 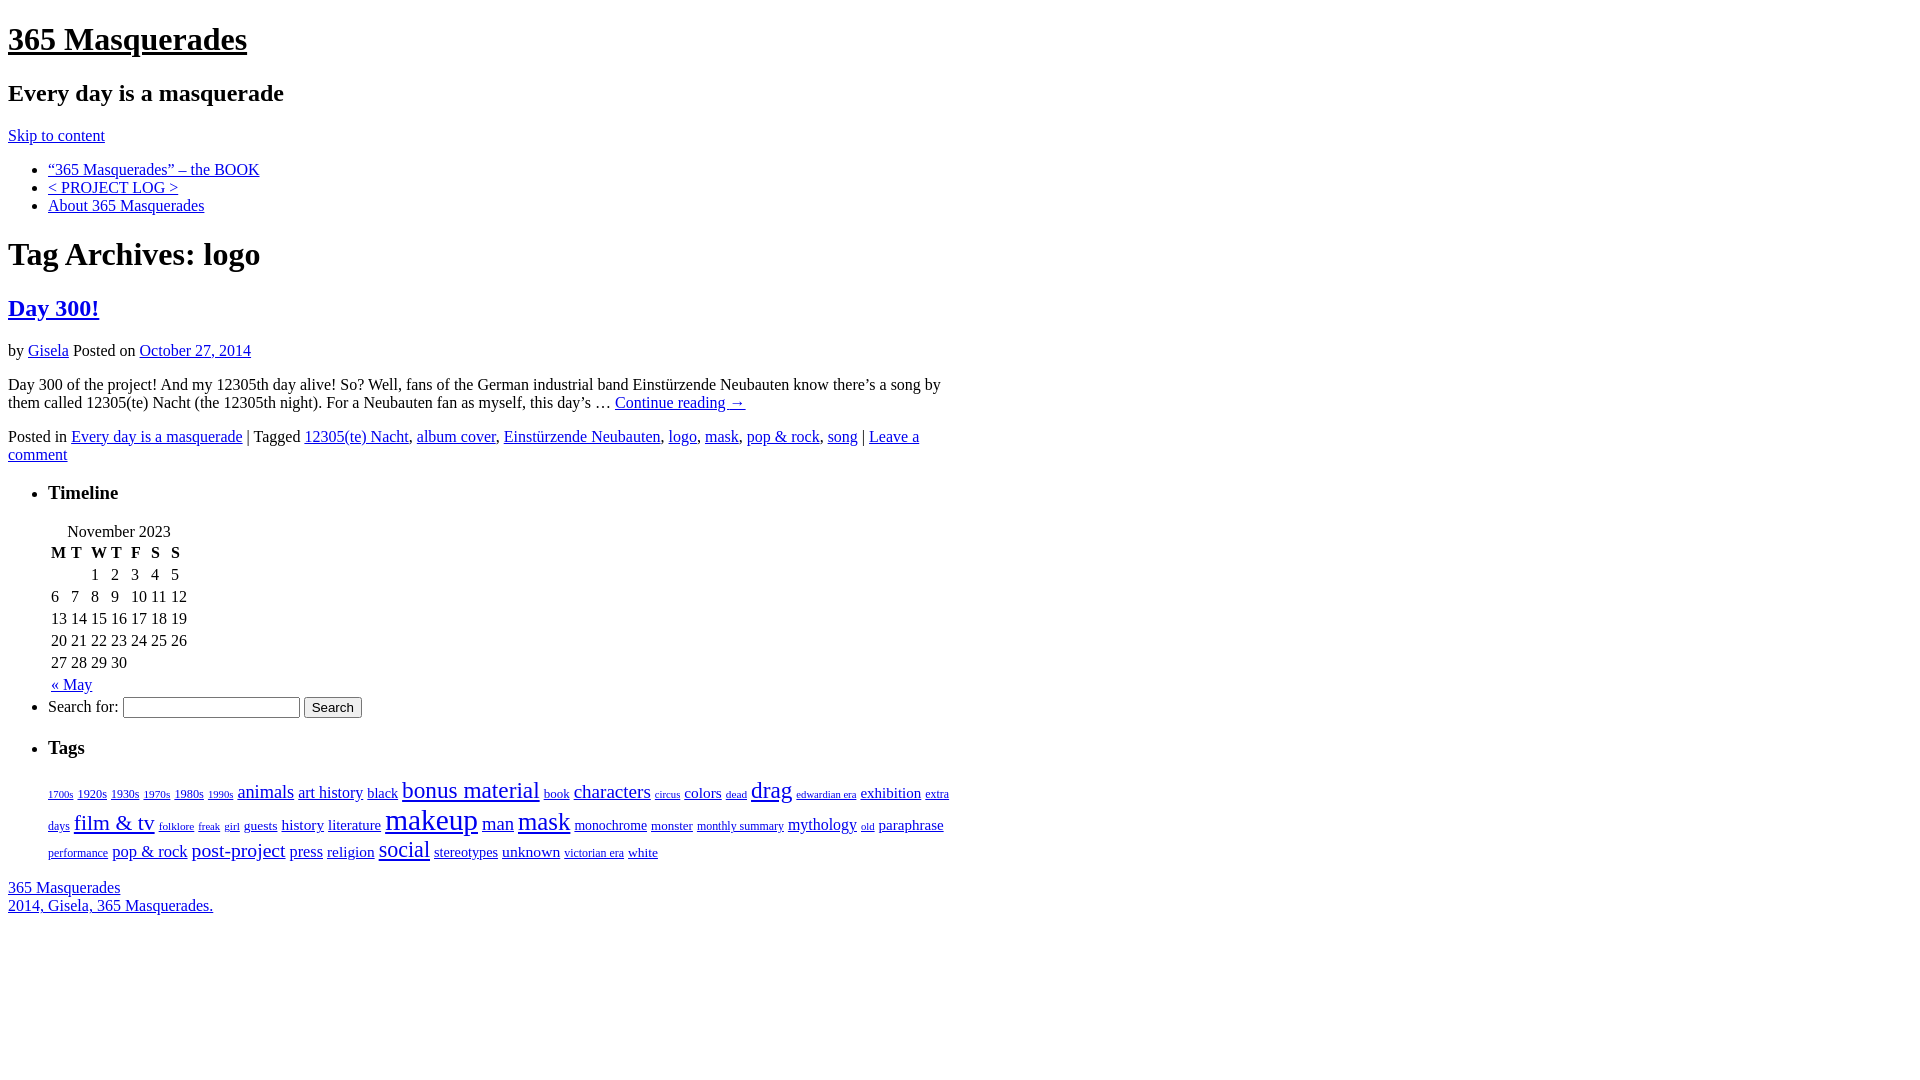 What do you see at coordinates (48, 349) in the screenshot?
I see `'Gisela'` at bounding box center [48, 349].